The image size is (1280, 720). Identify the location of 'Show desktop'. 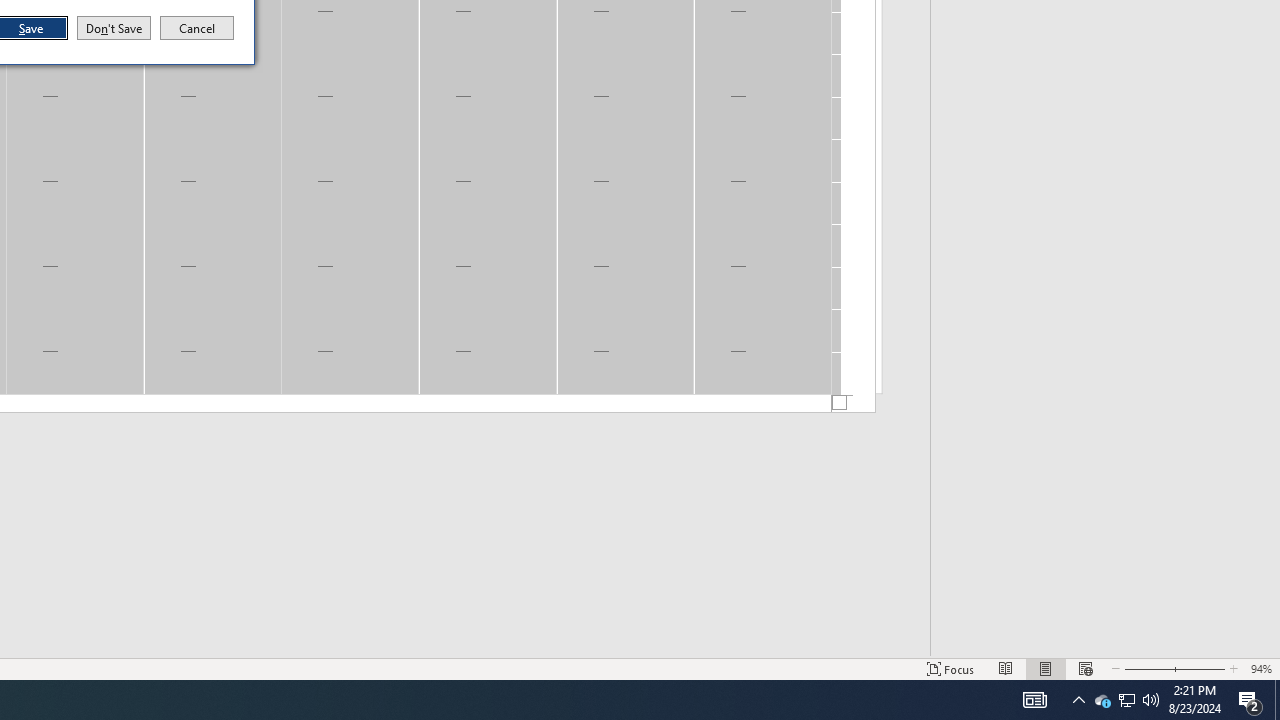
(1276, 698).